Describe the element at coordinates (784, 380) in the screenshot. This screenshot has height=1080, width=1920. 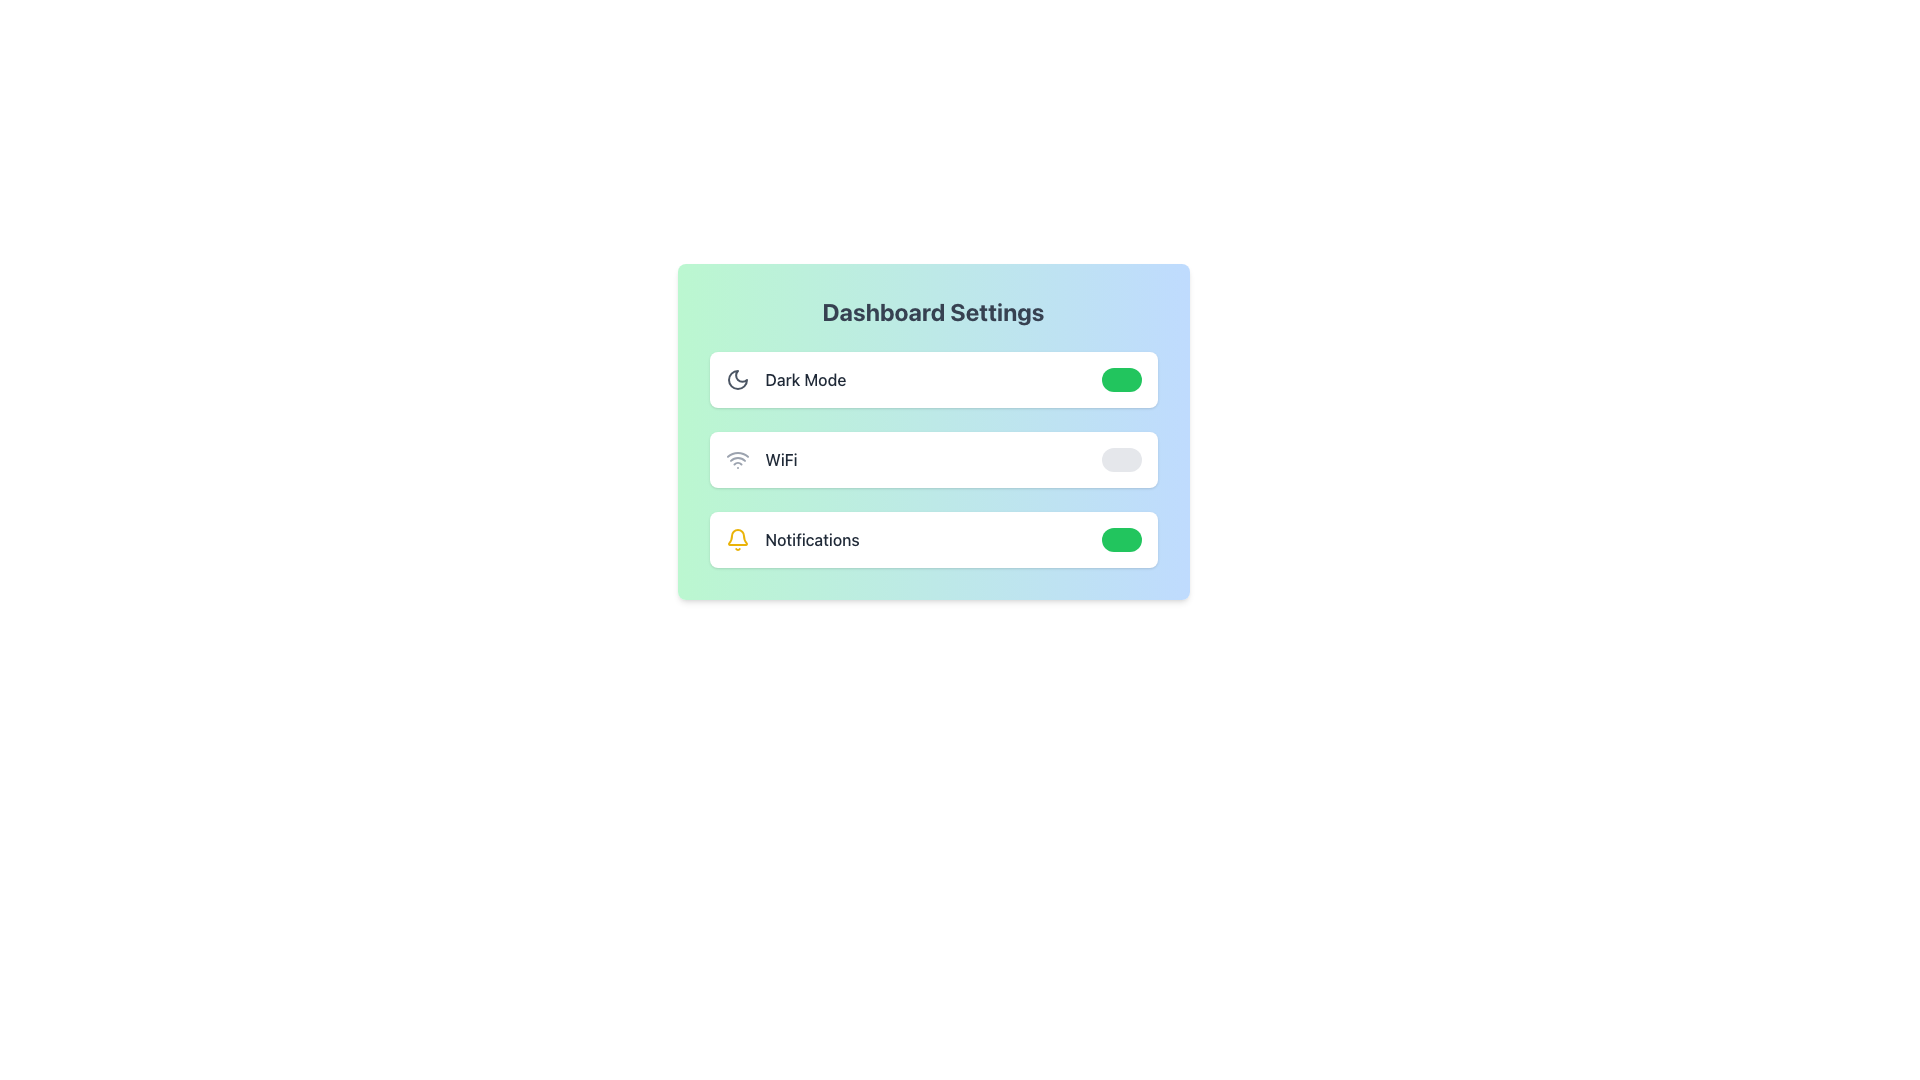
I see `the 'Dark Mode' label that features a crescent moon icon and gray text to trigger a tooltip or styling change` at that location.